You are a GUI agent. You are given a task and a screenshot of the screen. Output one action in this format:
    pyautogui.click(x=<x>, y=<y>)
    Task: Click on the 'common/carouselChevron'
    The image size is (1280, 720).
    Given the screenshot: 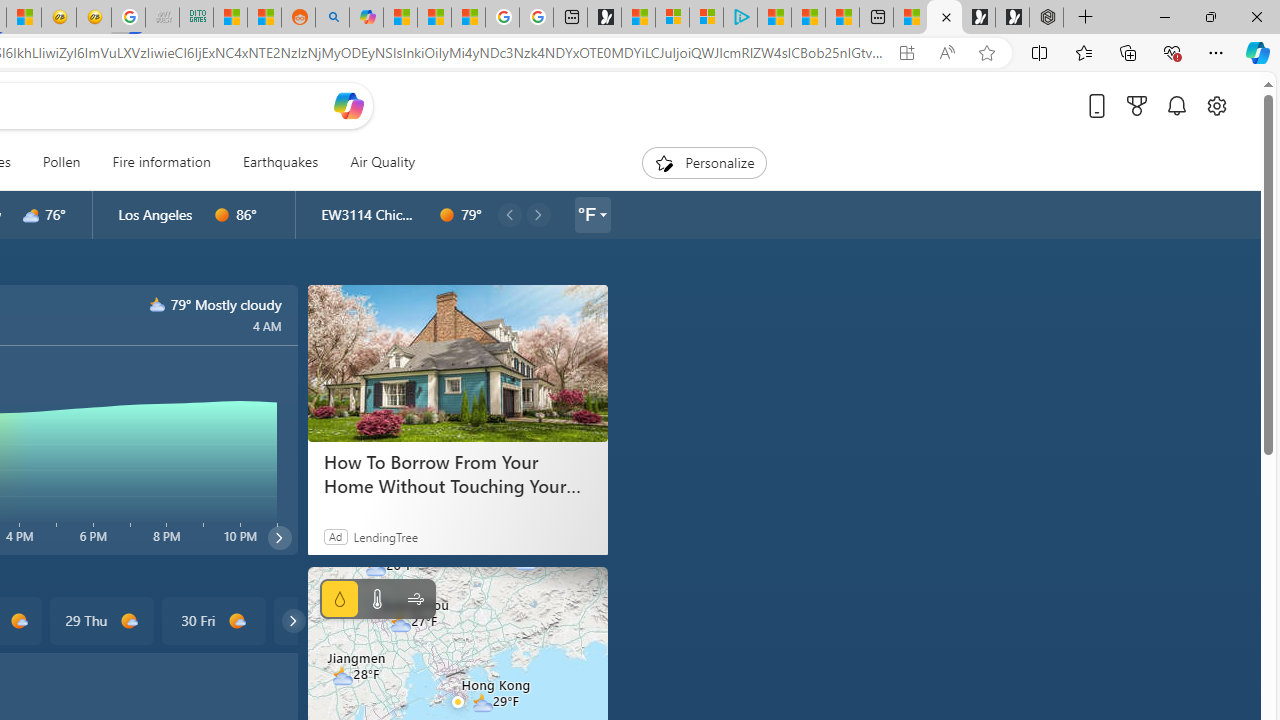 What is the action you would take?
    pyautogui.click(x=292, y=620)
    